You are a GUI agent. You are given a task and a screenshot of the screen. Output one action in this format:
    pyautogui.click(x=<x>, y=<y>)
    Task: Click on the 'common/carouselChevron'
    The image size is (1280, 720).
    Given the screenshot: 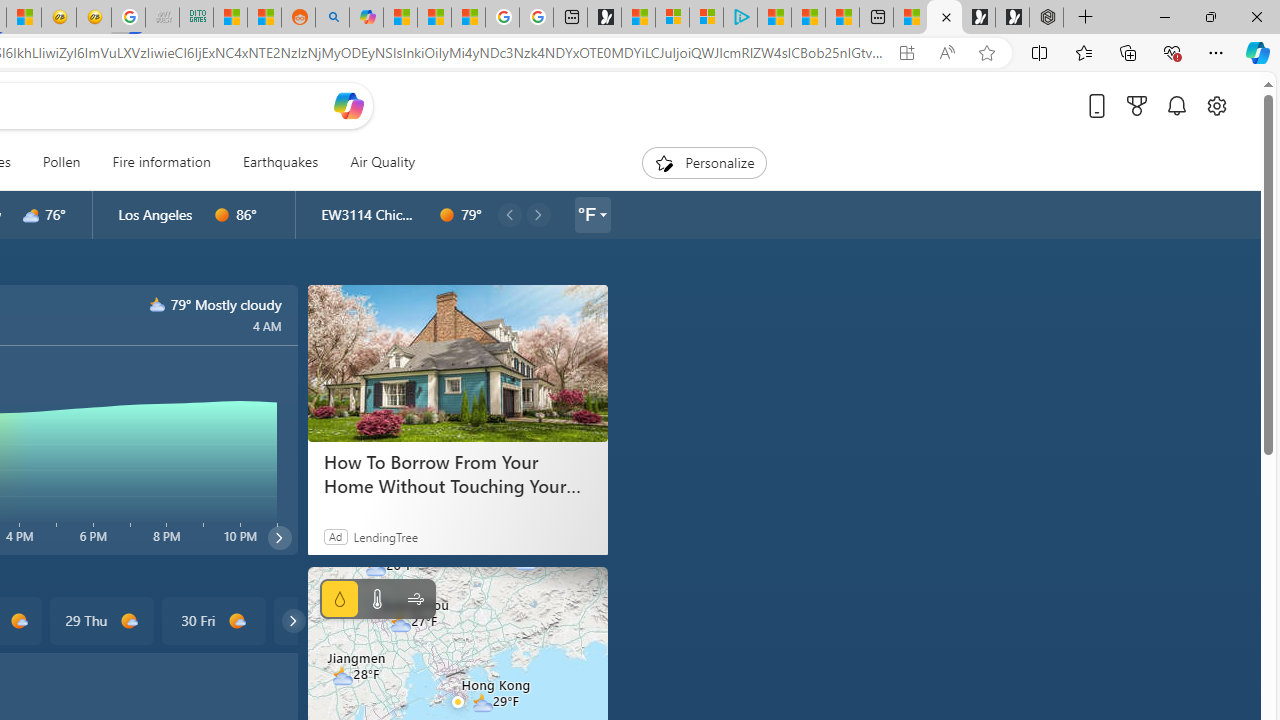 What is the action you would take?
    pyautogui.click(x=292, y=620)
    